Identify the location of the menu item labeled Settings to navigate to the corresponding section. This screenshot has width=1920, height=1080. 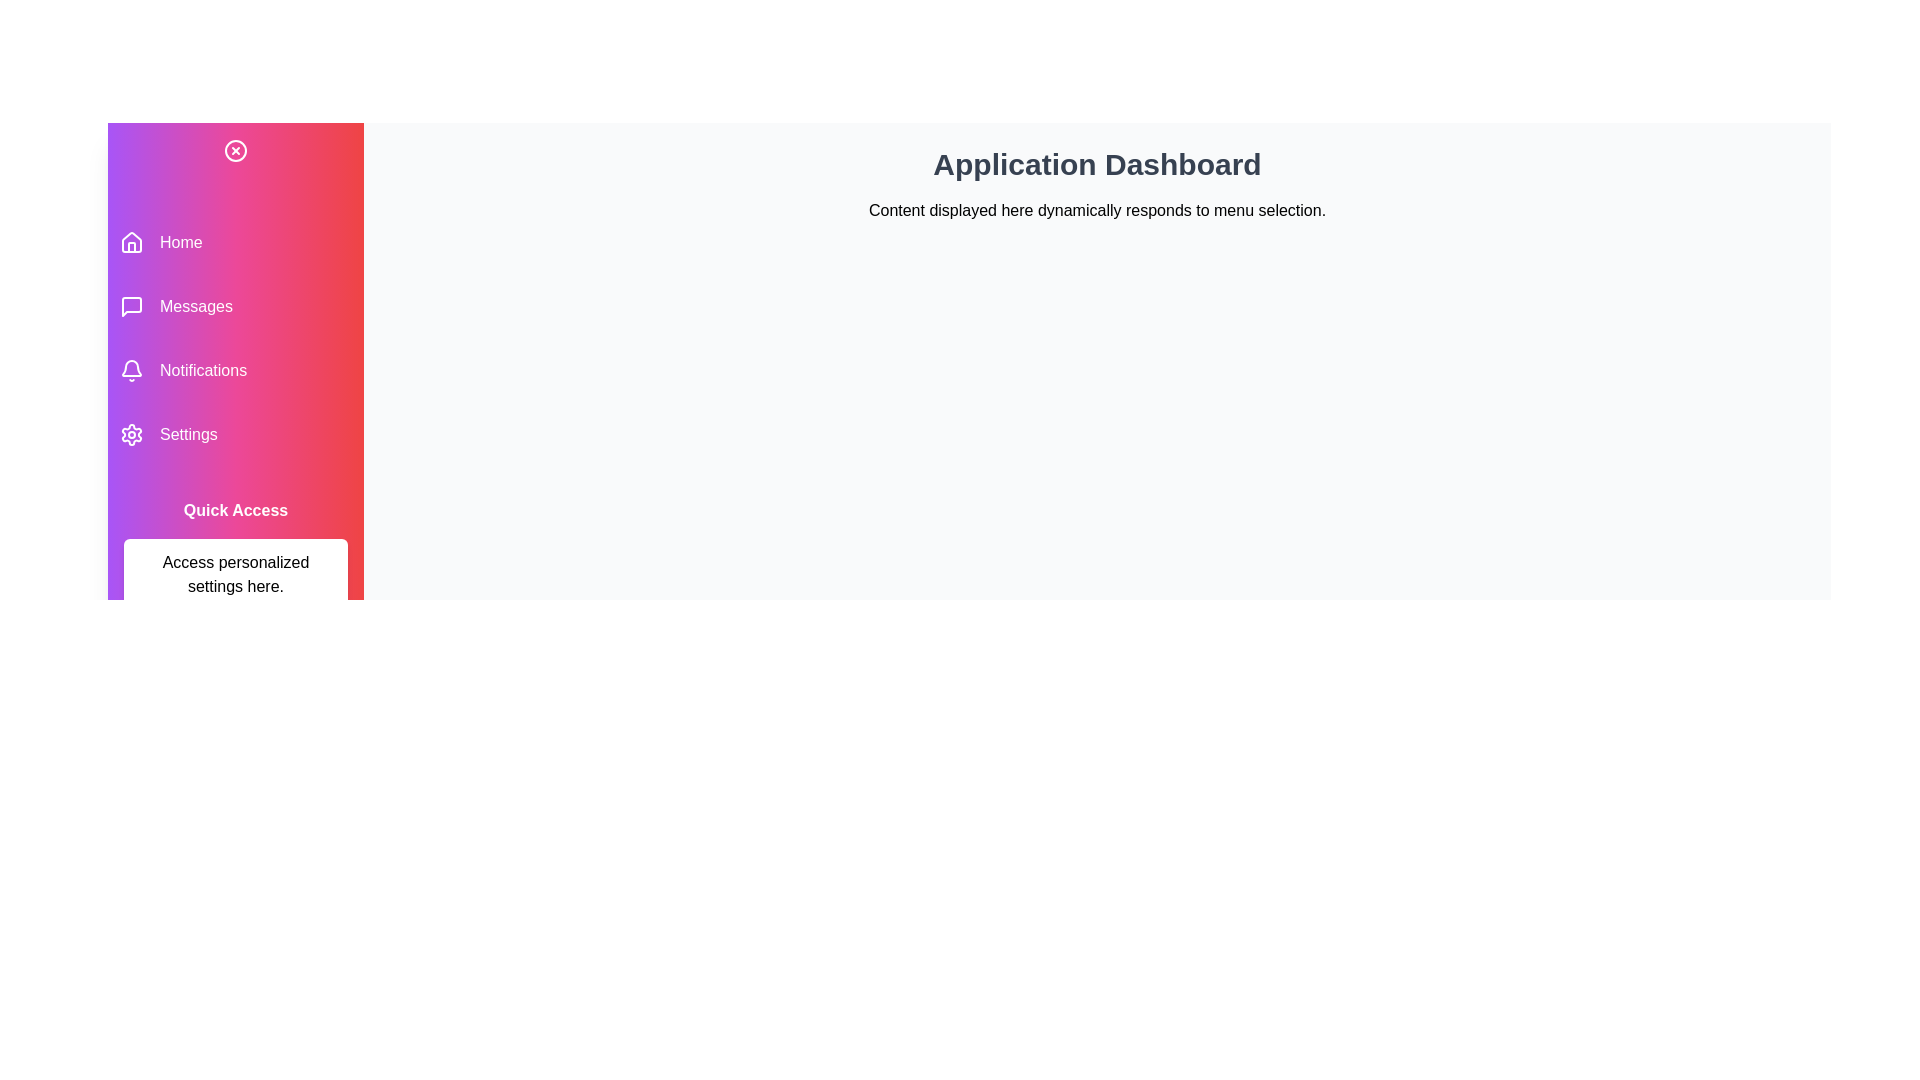
(235, 434).